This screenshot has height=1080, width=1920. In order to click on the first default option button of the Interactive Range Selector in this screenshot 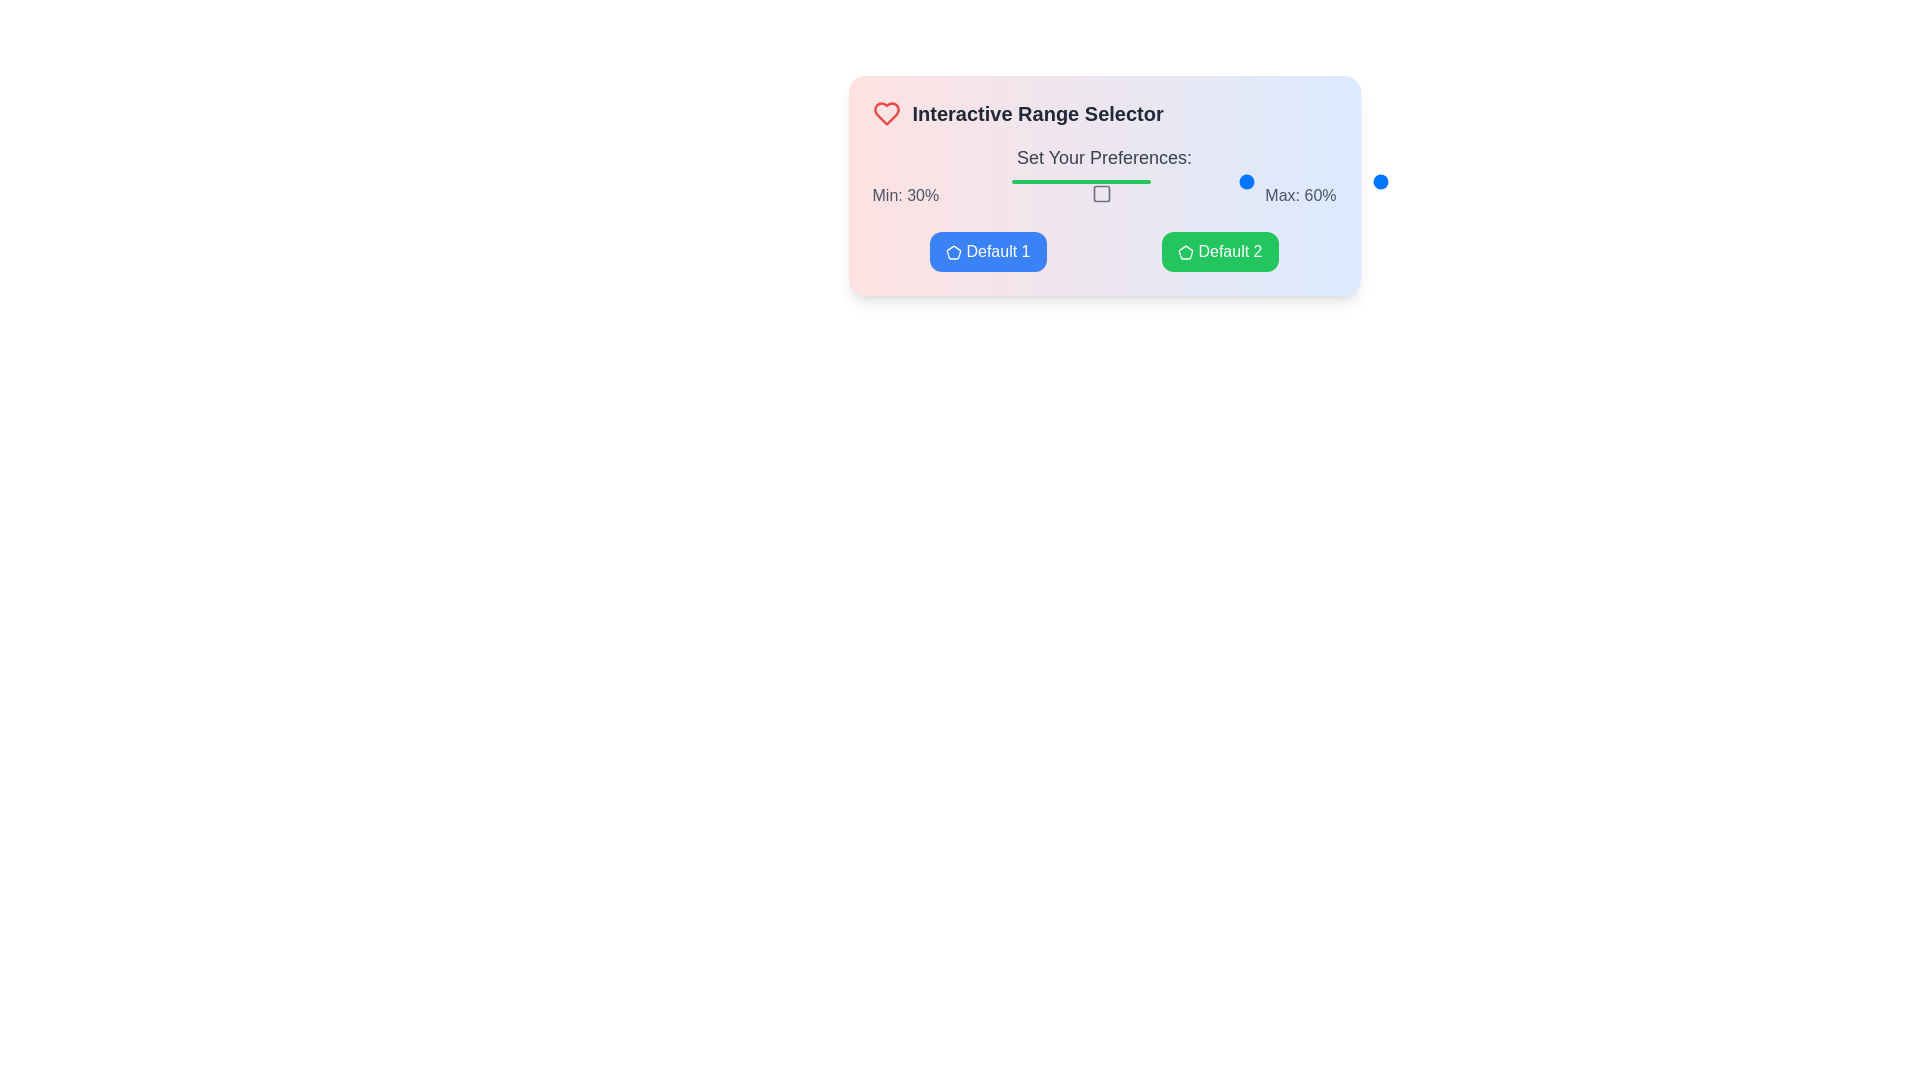, I will do `click(988, 250)`.